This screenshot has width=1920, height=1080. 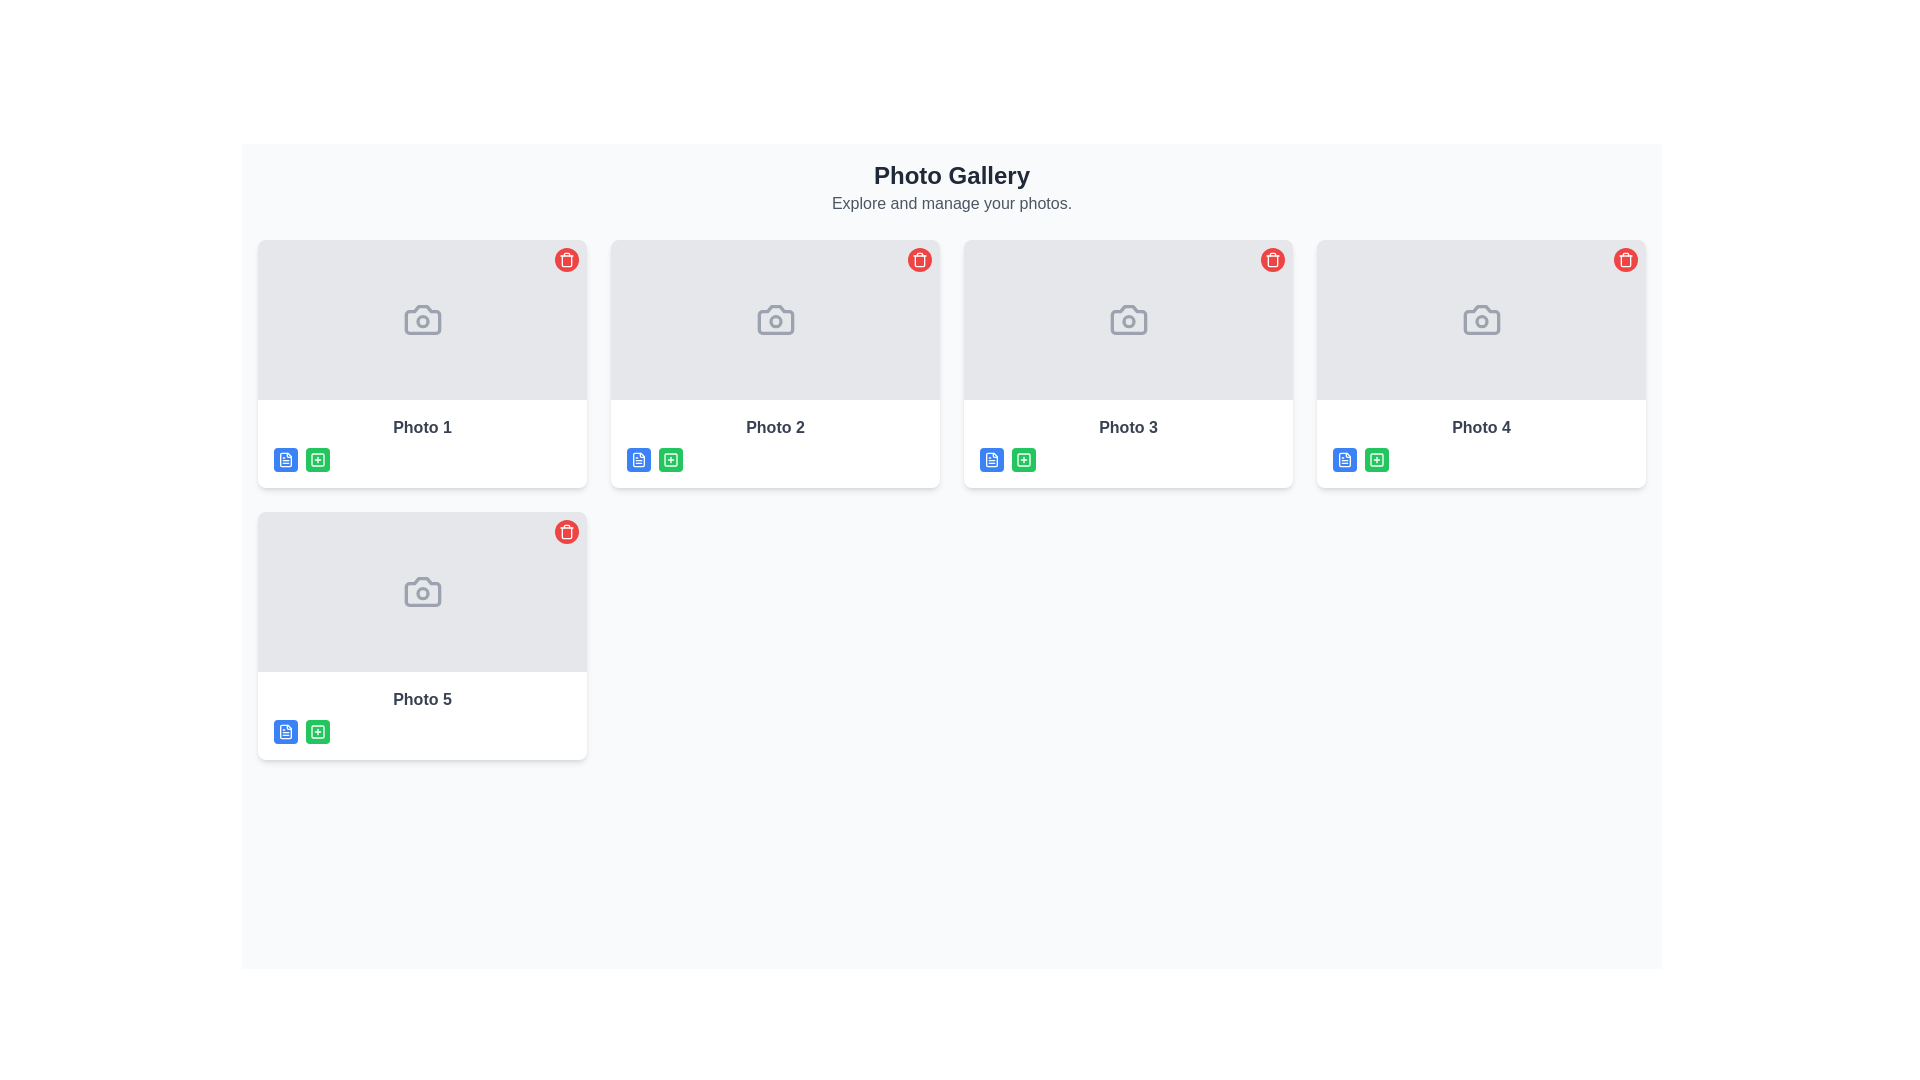 What do you see at coordinates (1376, 459) in the screenshot?
I see `the rectangular shape with rounded corners located in the top-right region of the photo gallery layout, specifically aligned with 'Photo 4'` at bounding box center [1376, 459].